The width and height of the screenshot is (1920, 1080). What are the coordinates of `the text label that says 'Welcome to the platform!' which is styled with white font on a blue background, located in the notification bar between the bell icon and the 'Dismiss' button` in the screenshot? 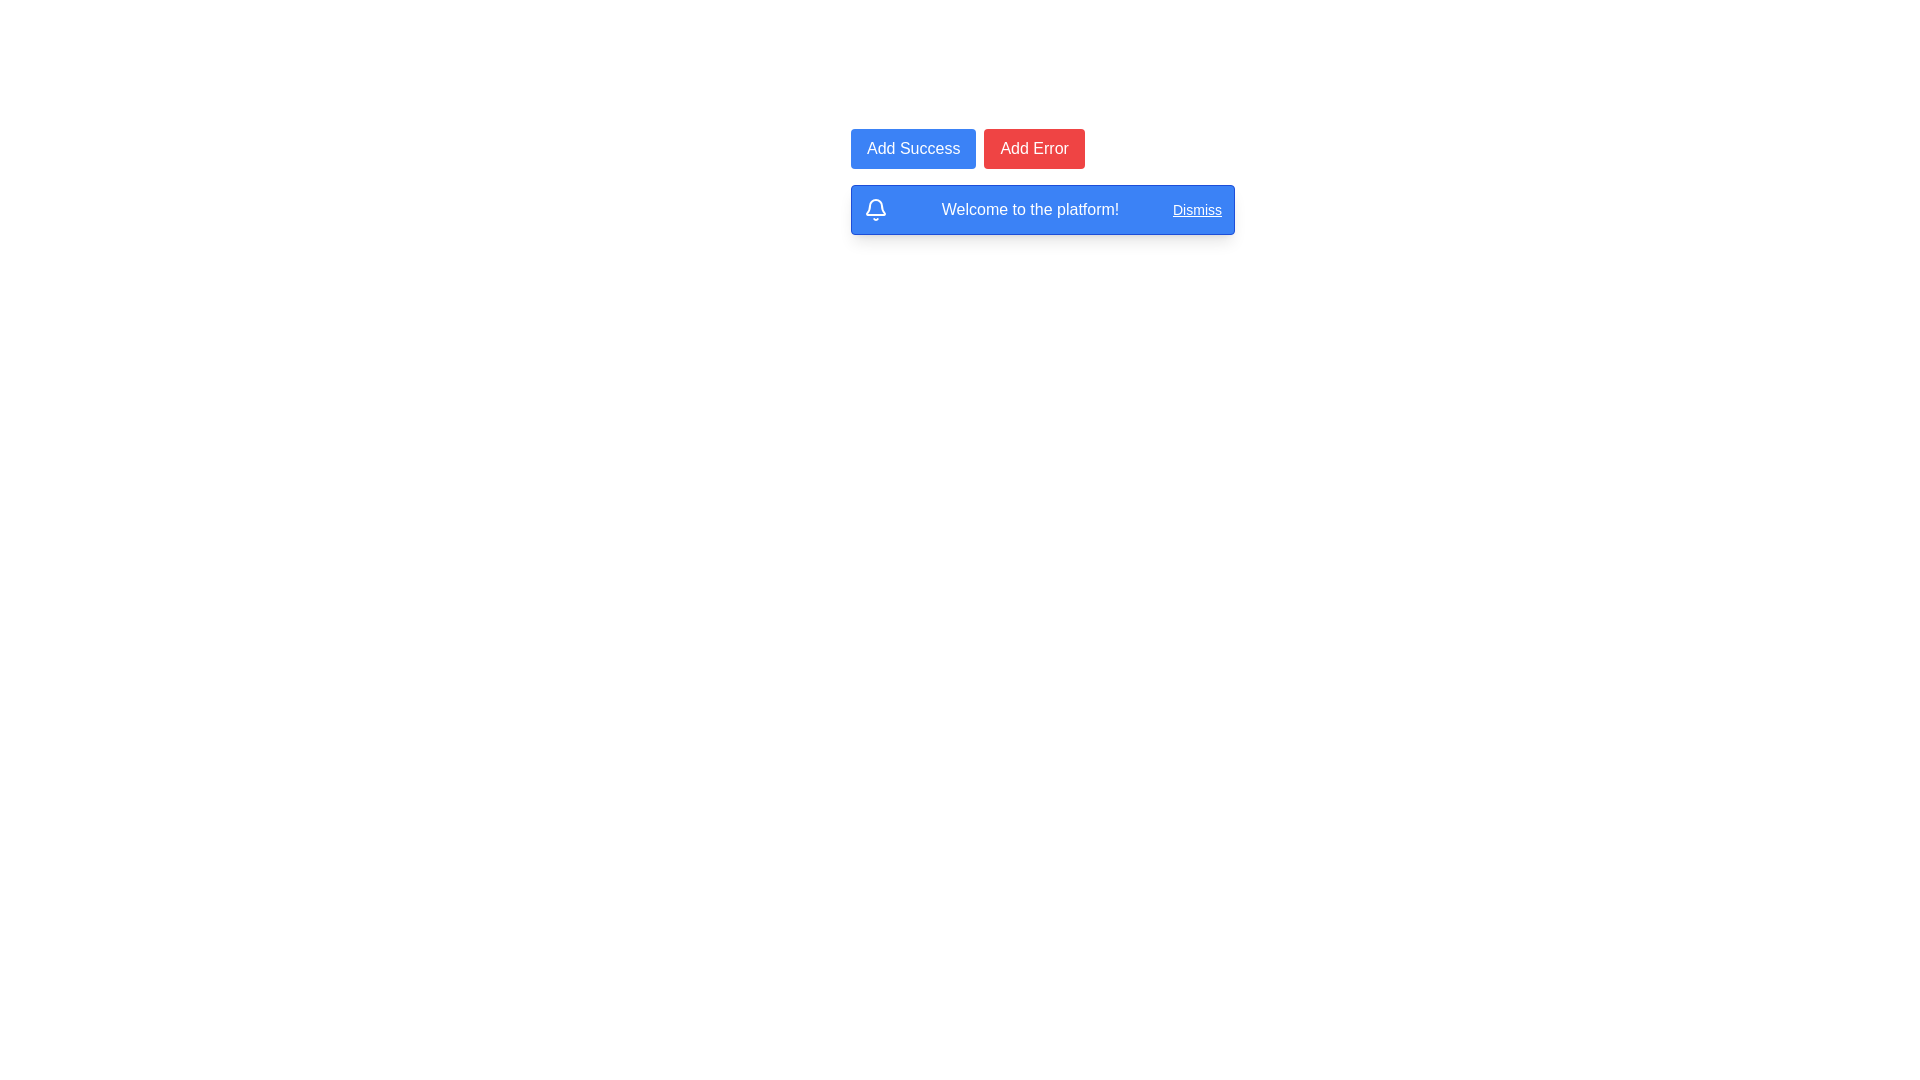 It's located at (1030, 209).